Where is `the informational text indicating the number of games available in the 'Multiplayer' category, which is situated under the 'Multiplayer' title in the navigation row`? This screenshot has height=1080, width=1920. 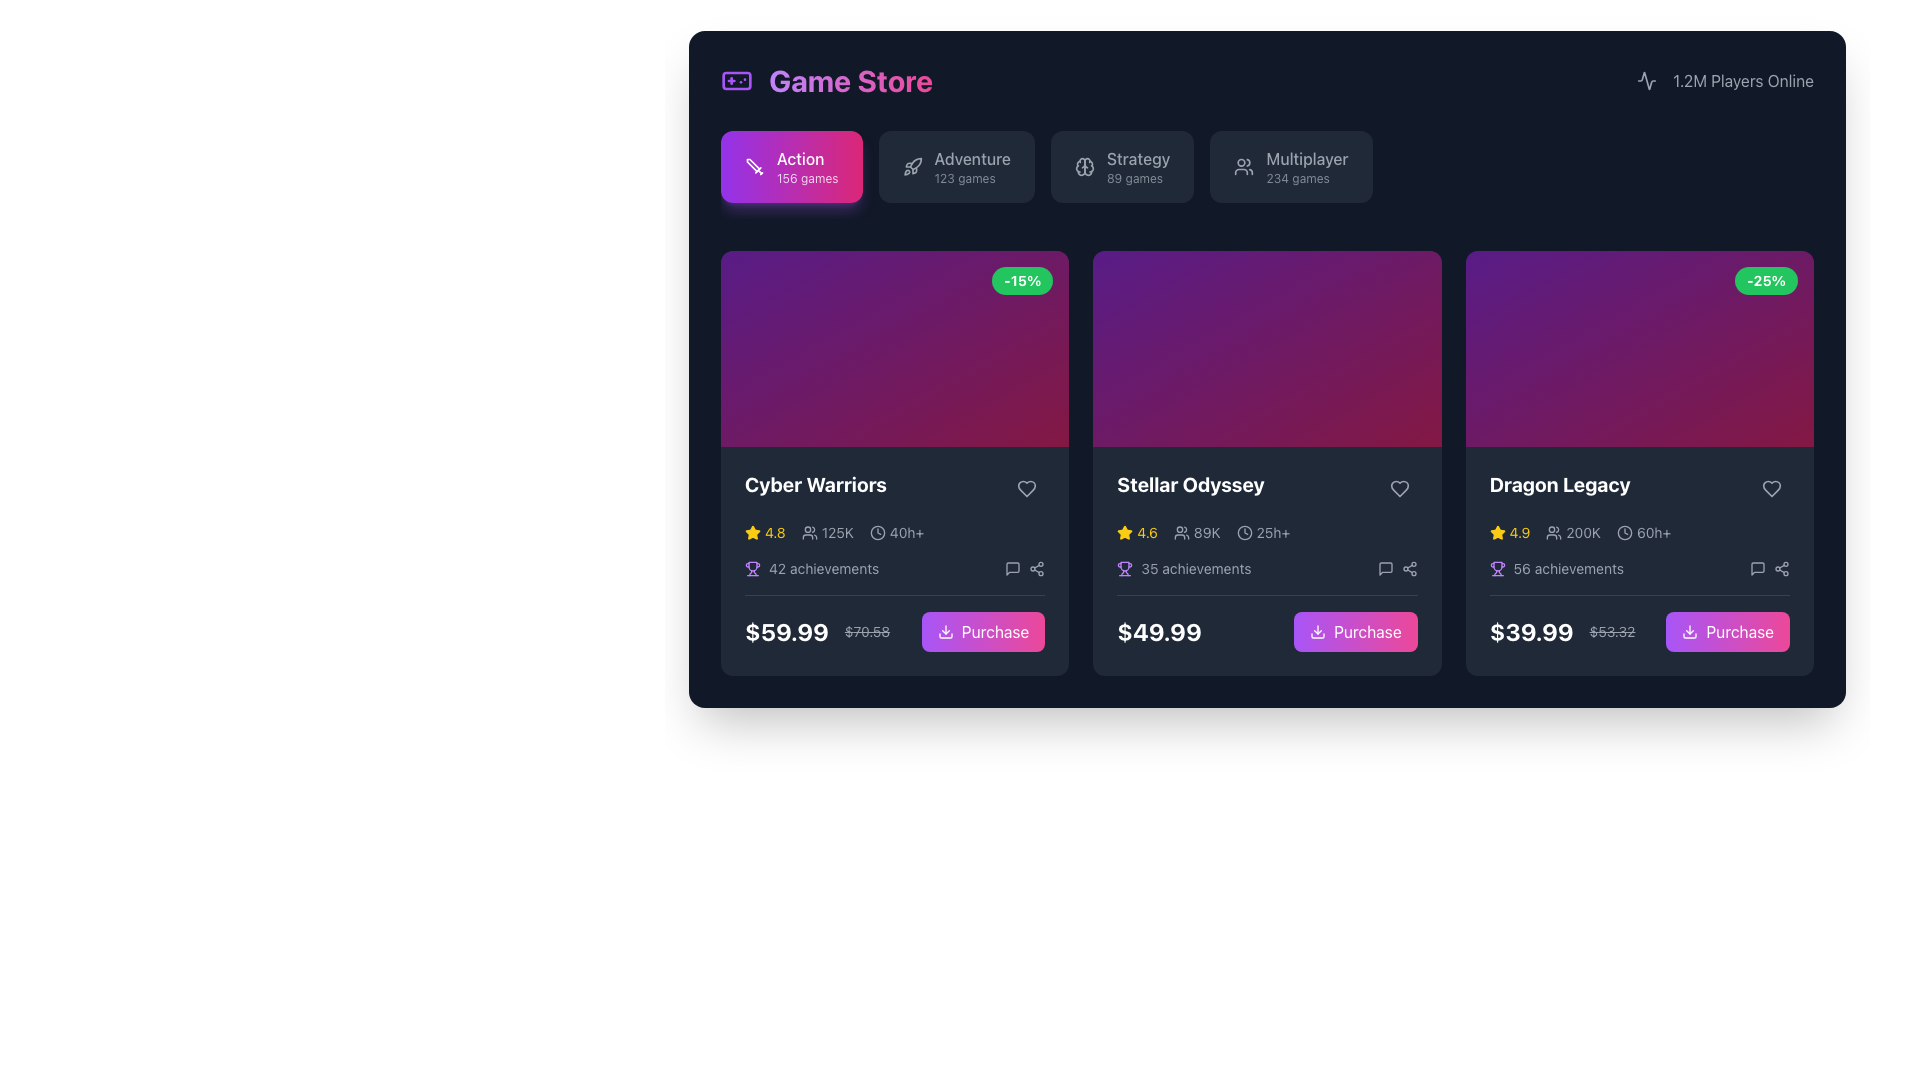 the informational text indicating the number of games available in the 'Multiplayer' category, which is situated under the 'Multiplayer' title in the navigation row is located at coordinates (1298, 177).